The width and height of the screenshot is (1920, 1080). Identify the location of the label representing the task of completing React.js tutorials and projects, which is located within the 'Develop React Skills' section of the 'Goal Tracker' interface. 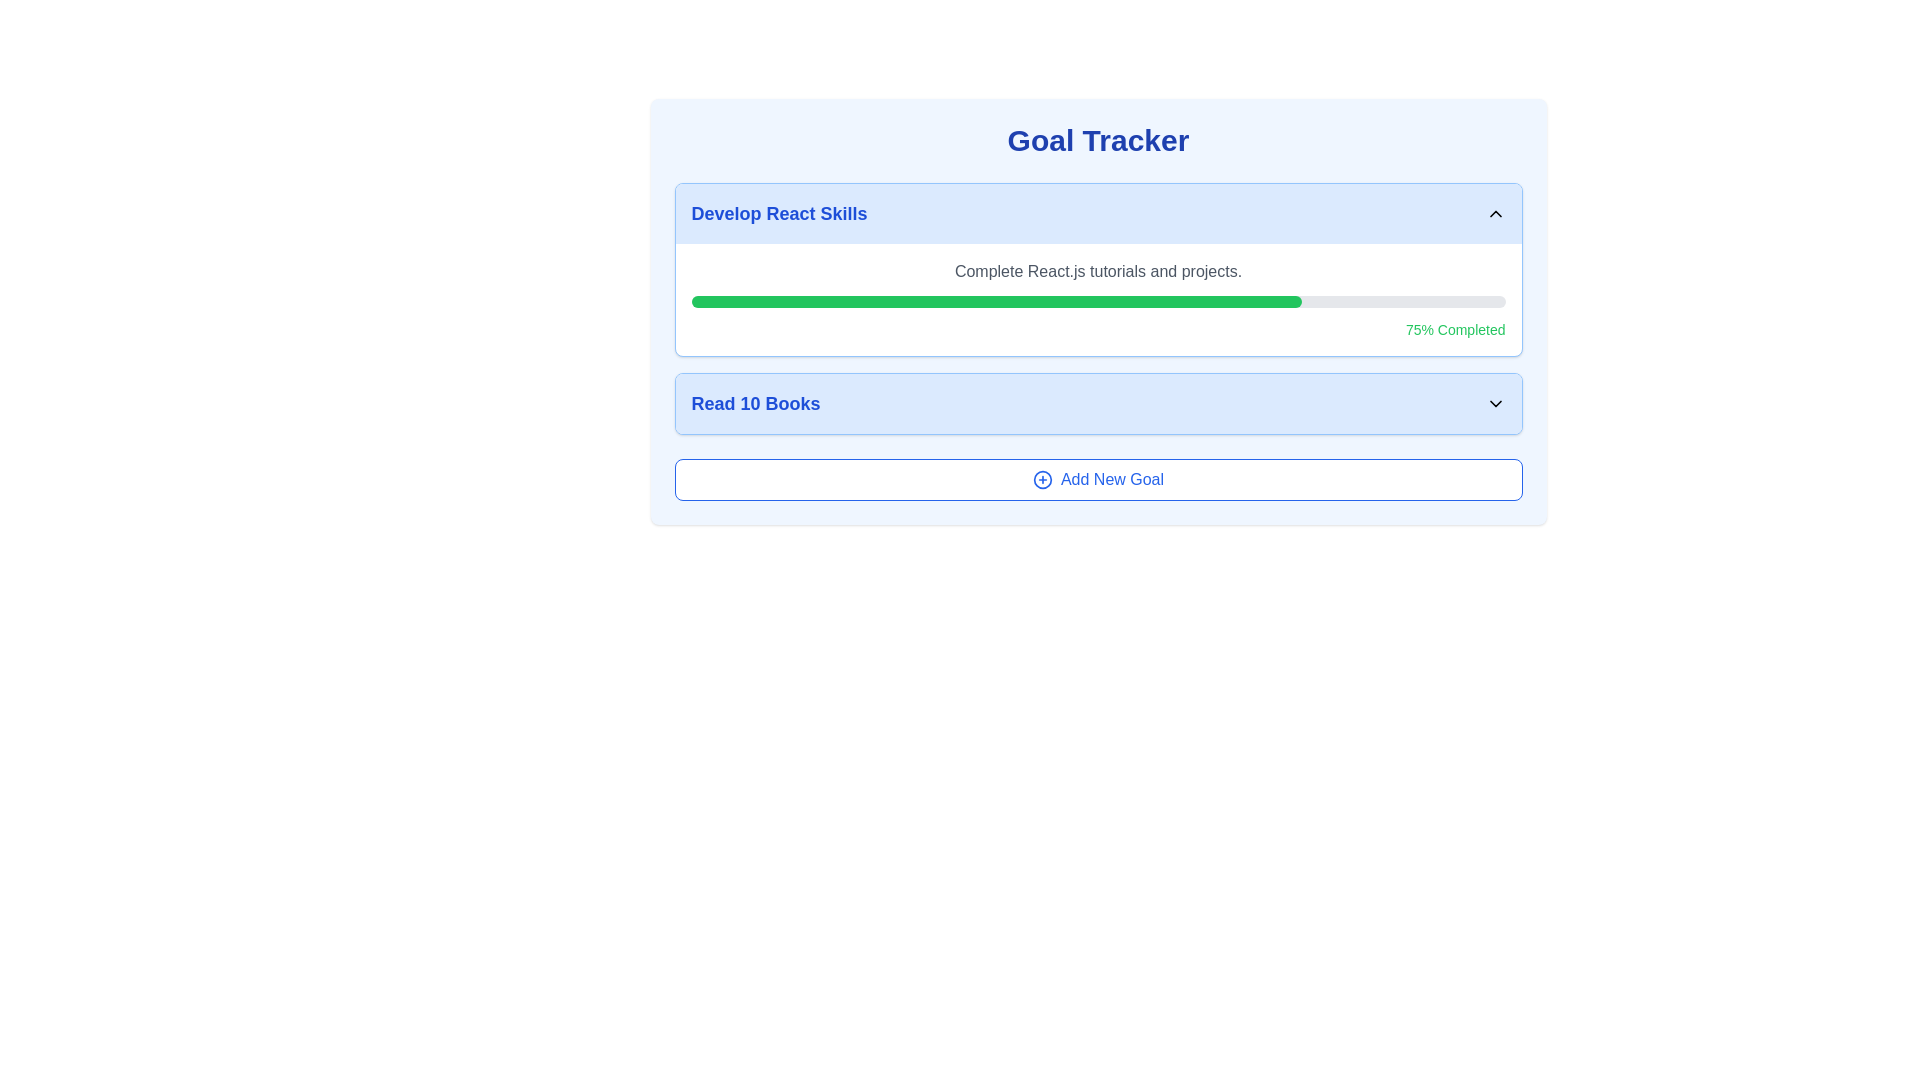
(1097, 272).